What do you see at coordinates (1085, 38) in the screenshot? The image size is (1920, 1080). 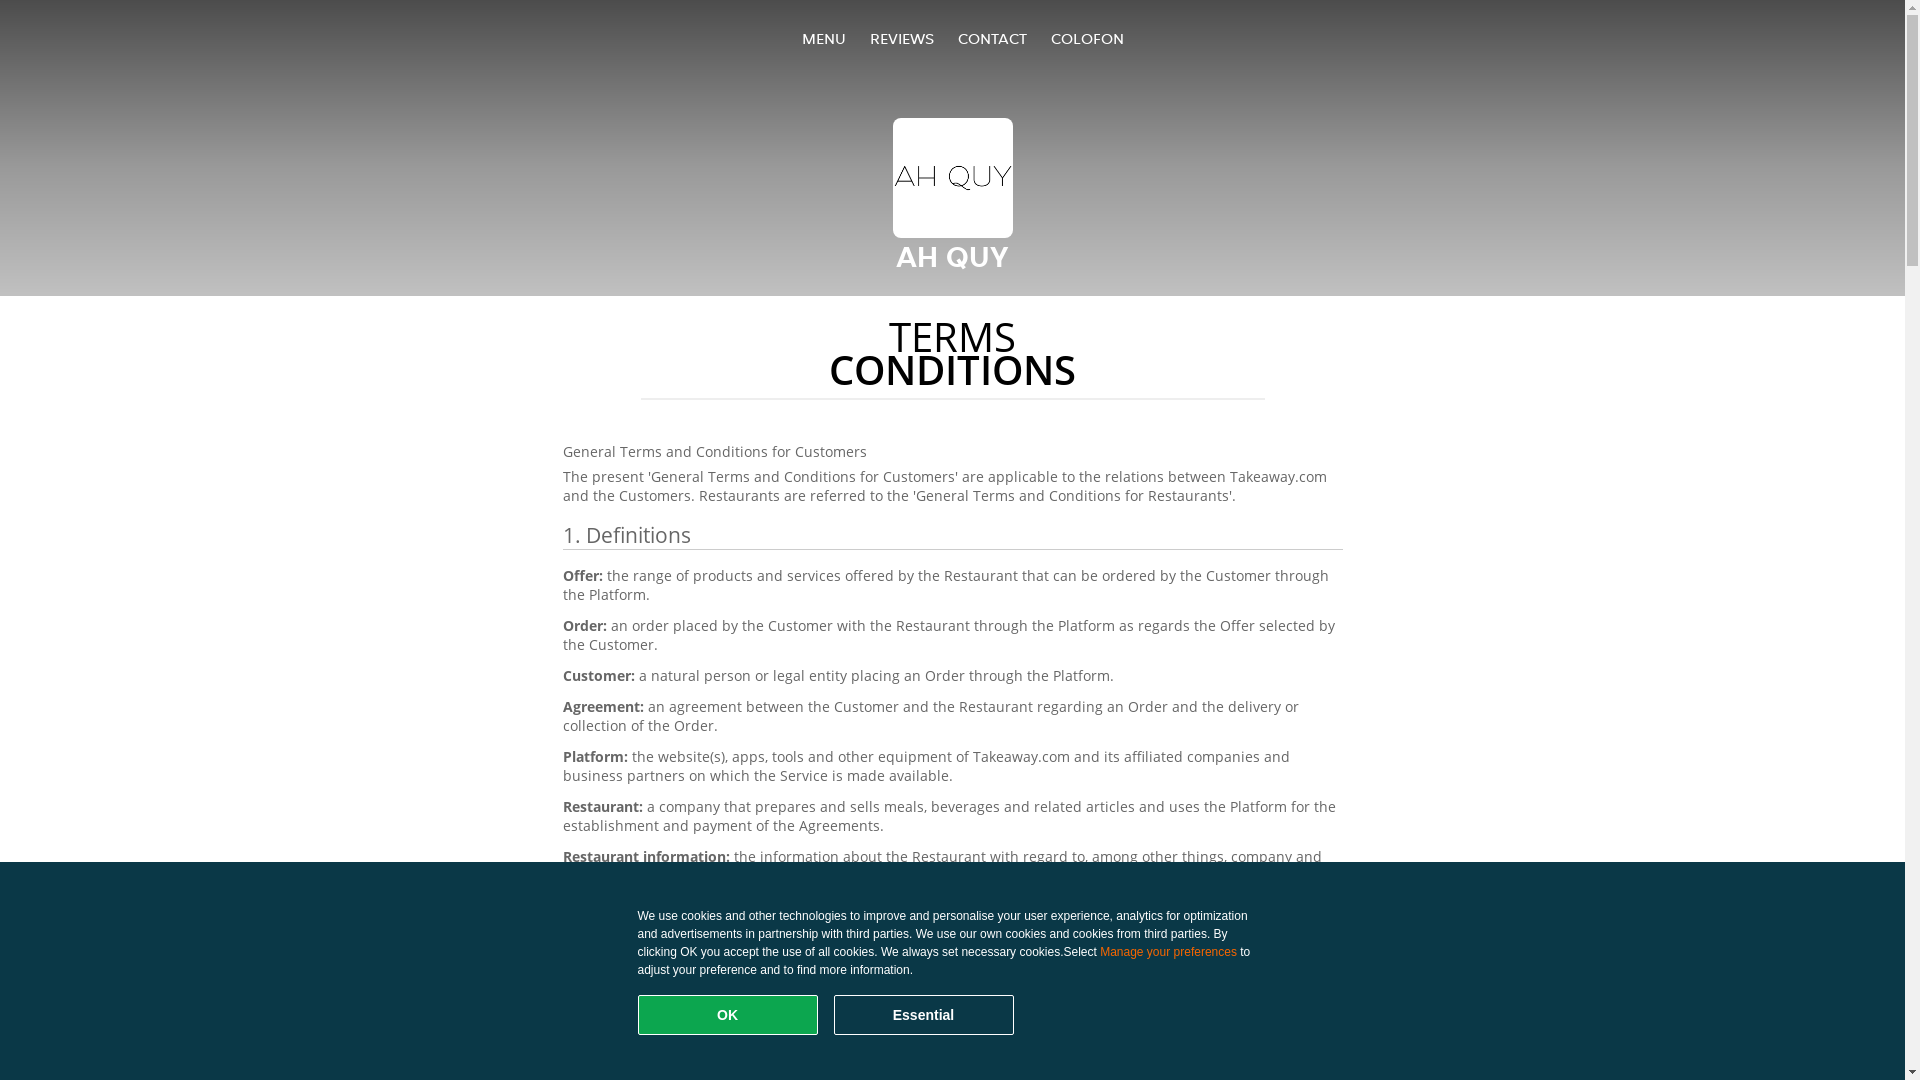 I see `'COLOFON'` at bounding box center [1085, 38].